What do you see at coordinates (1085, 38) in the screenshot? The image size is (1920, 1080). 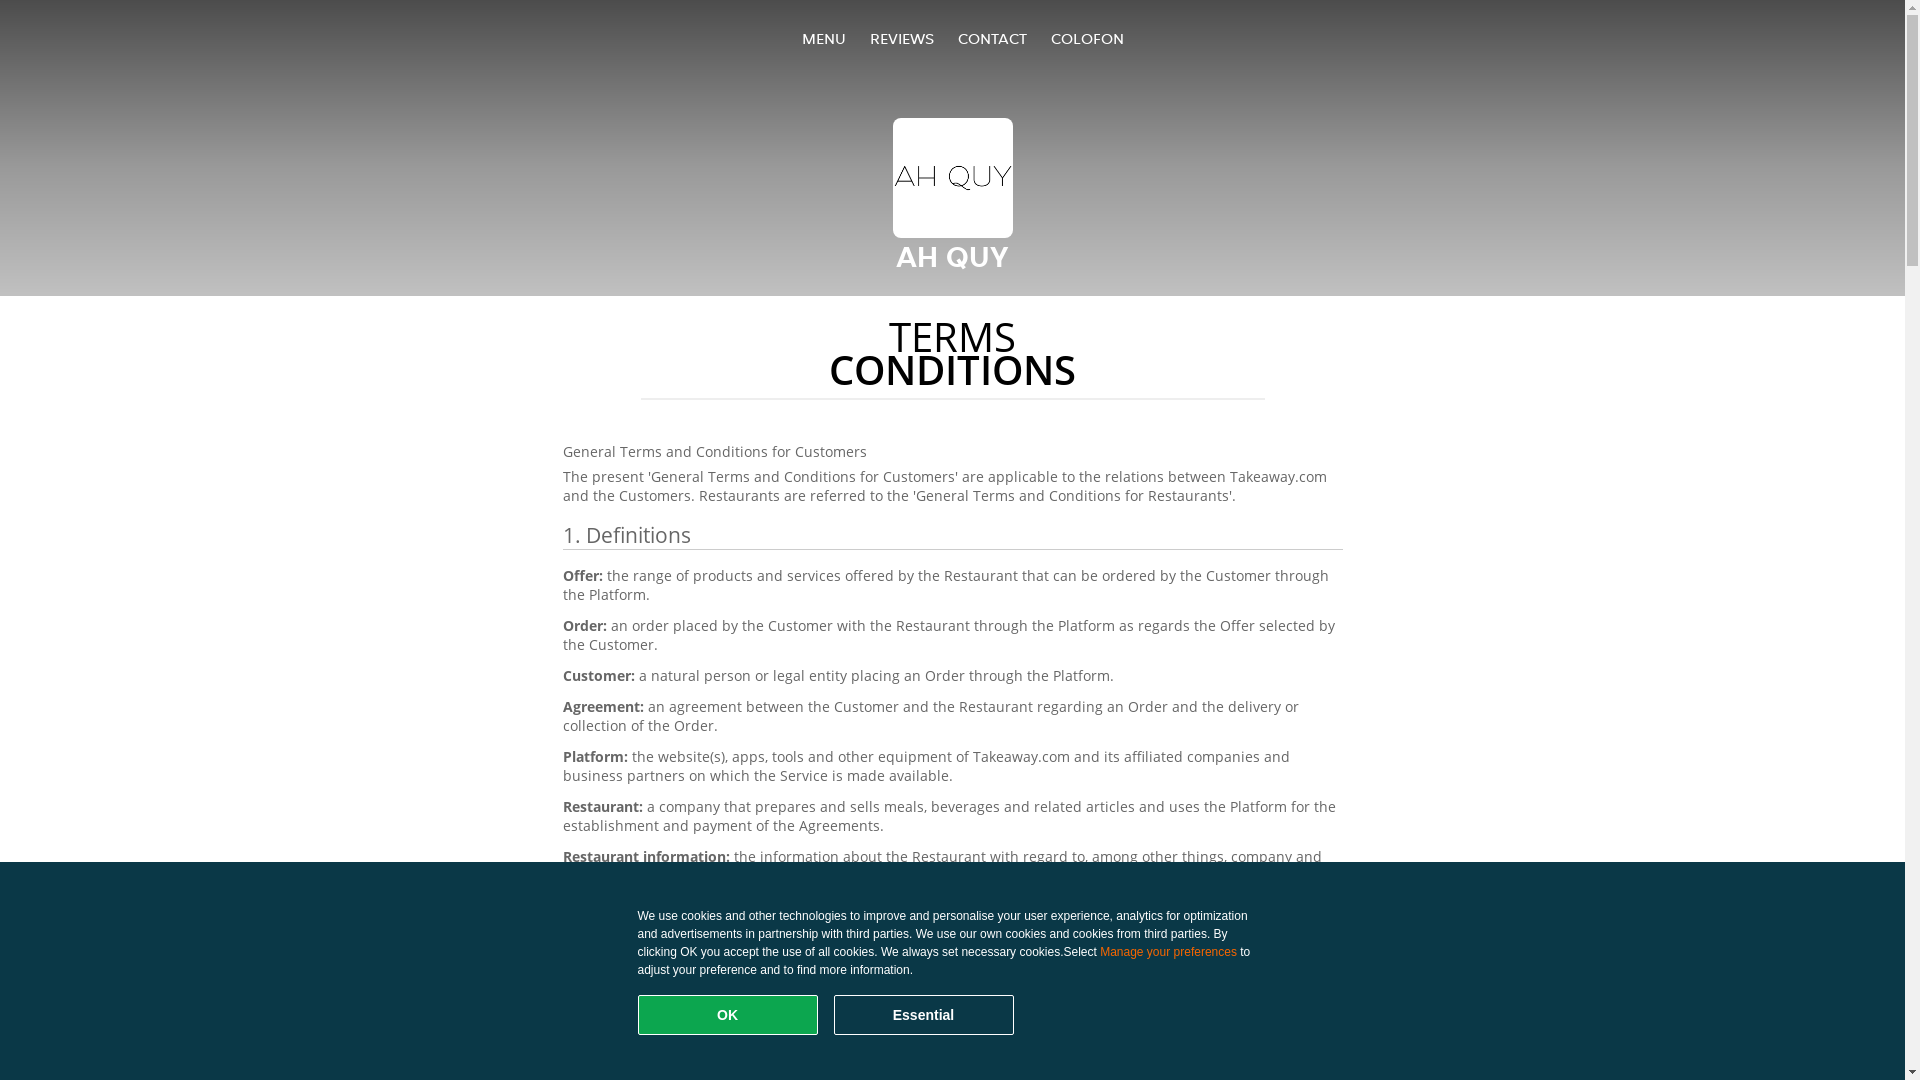 I see `'COLOFON'` at bounding box center [1085, 38].